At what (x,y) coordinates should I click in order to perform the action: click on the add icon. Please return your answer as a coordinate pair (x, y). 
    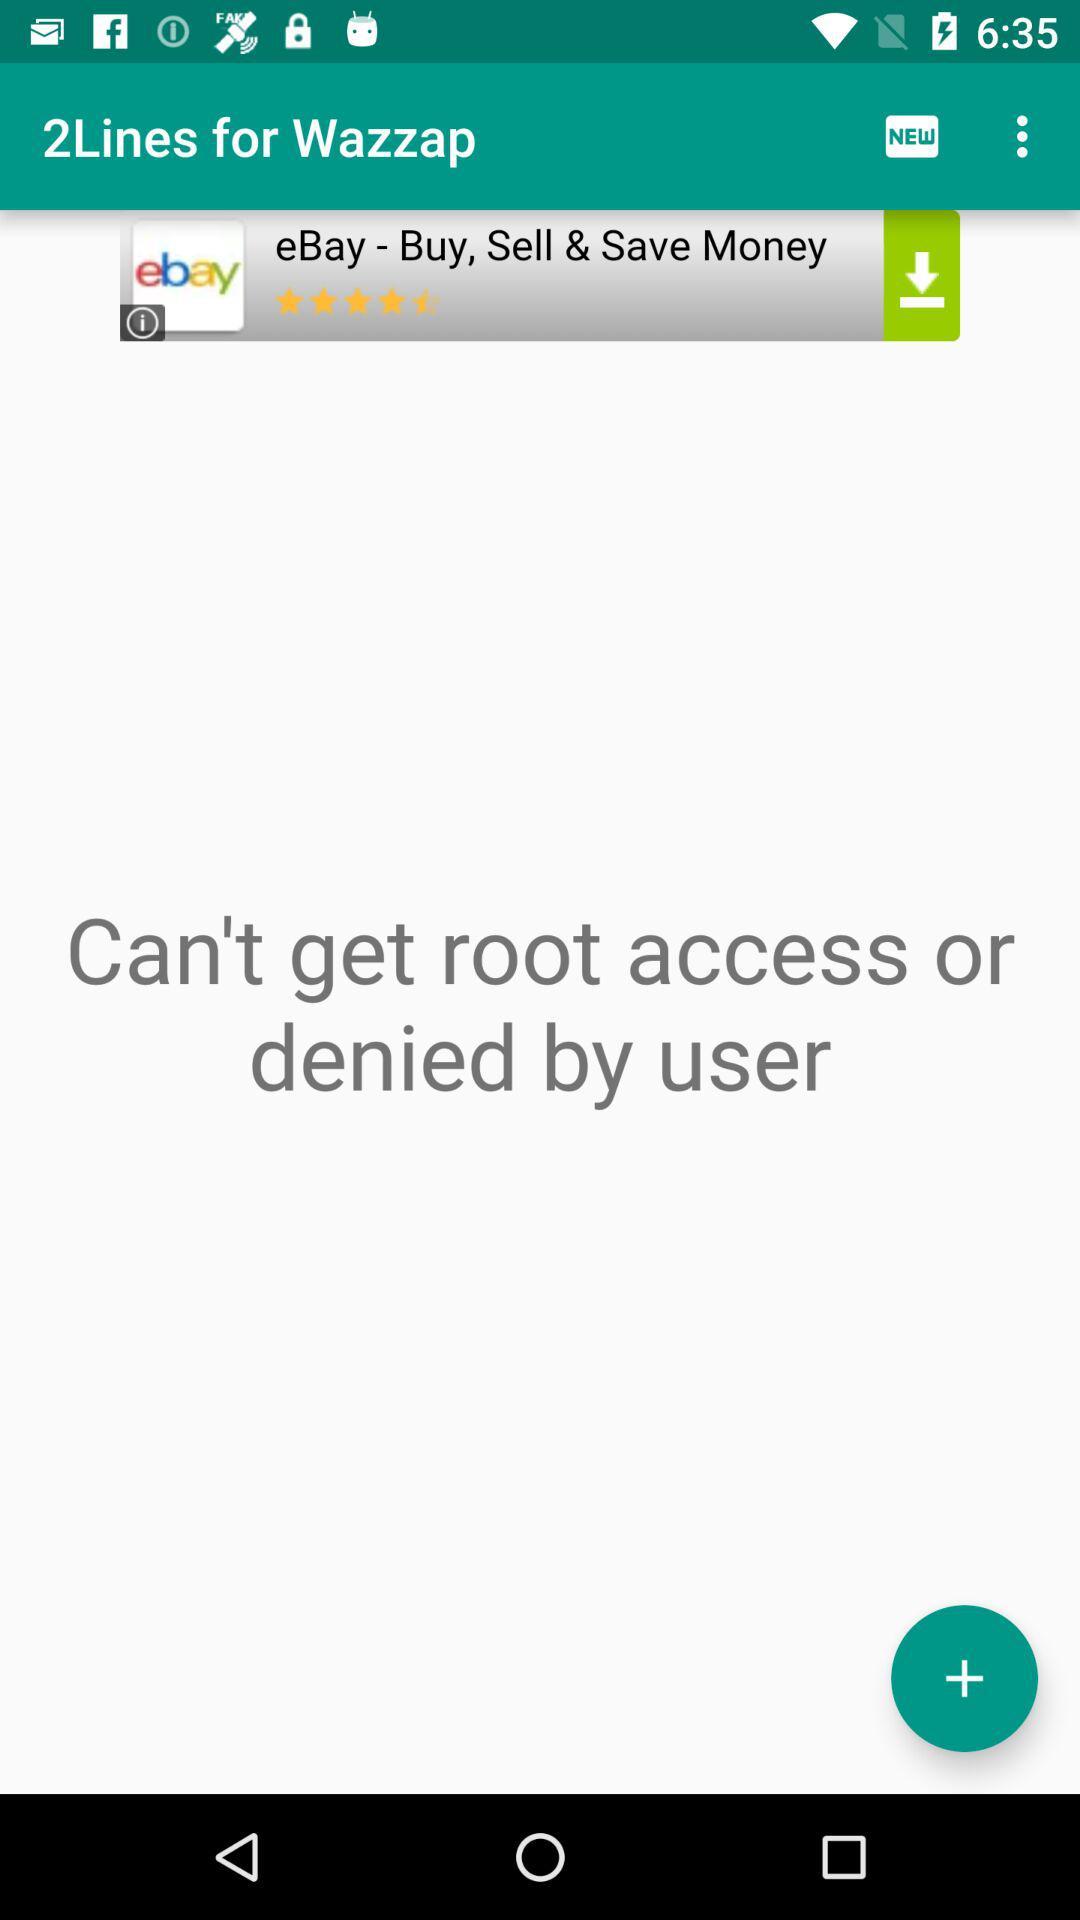
    Looking at the image, I should click on (963, 1678).